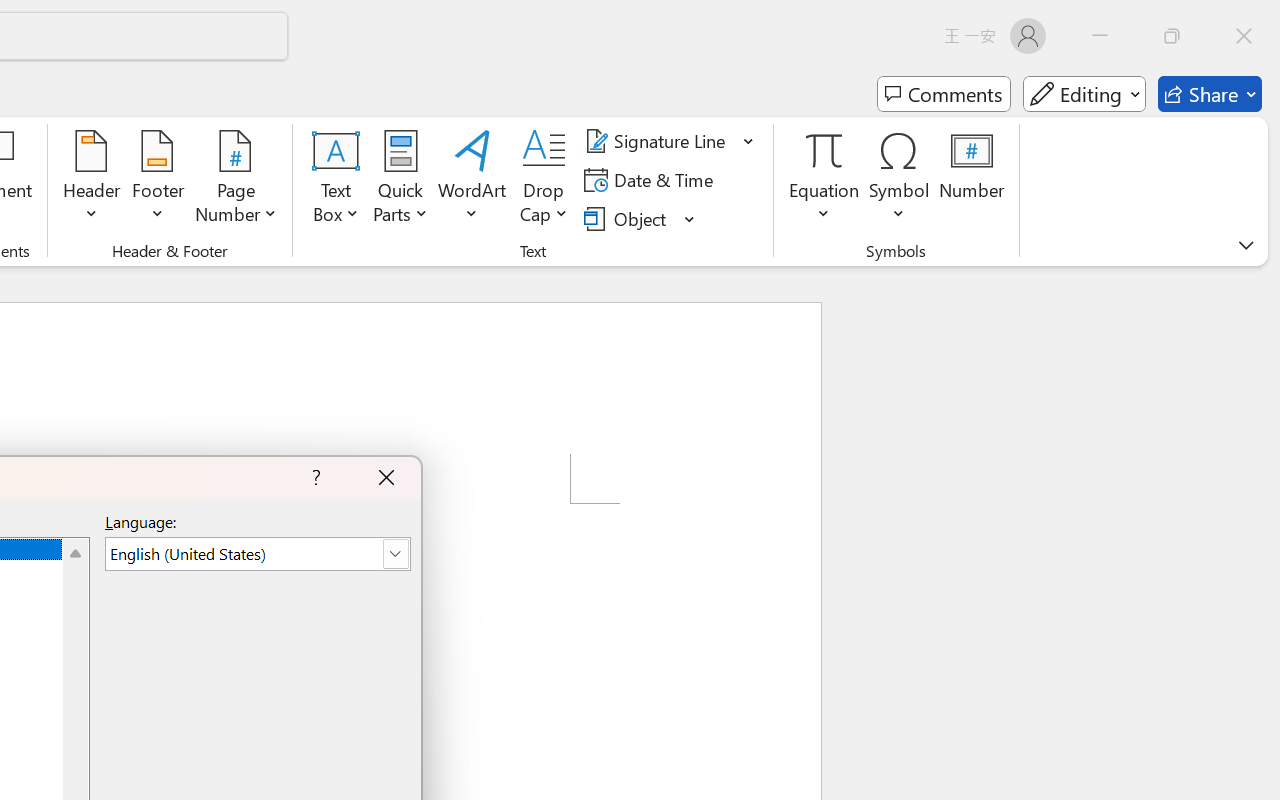  What do you see at coordinates (1172, 35) in the screenshot?
I see `'Restore Down'` at bounding box center [1172, 35].